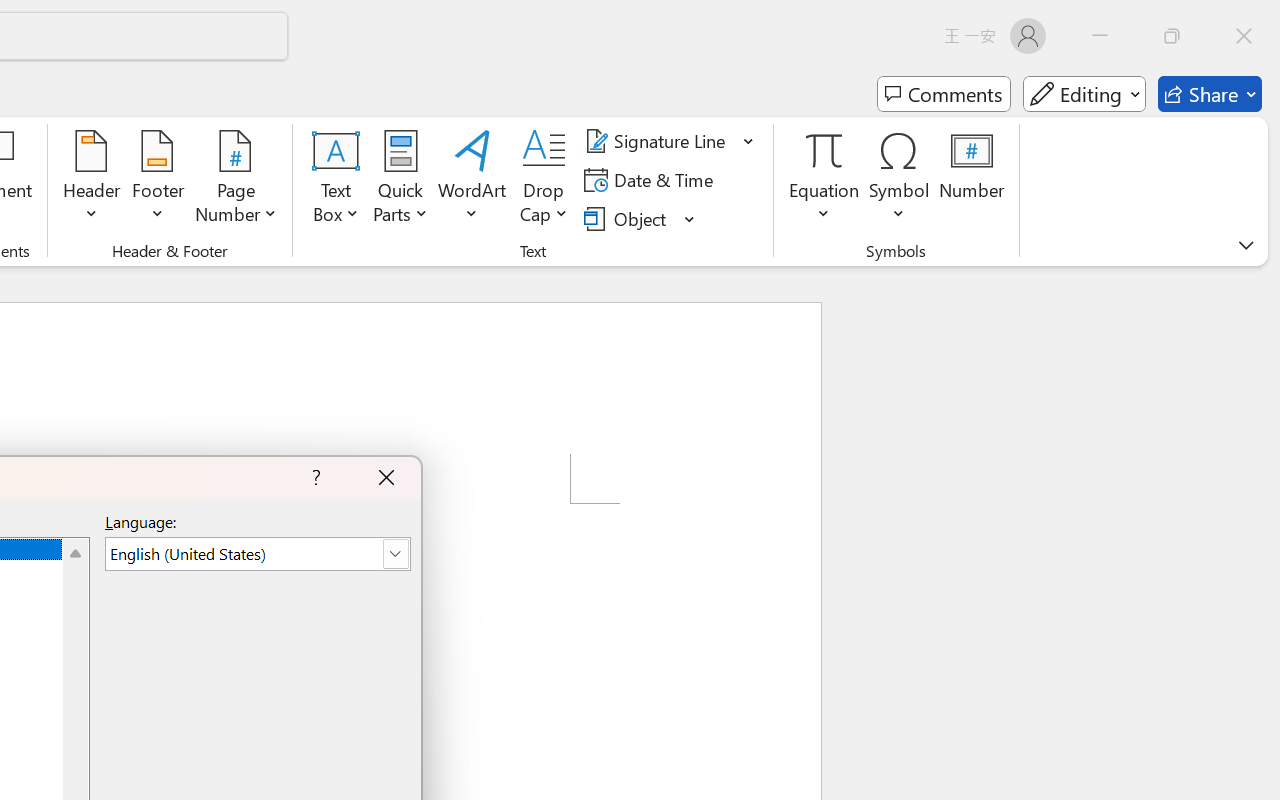  What do you see at coordinates (1172, 35) in the screenshot?
I see `'Restore Down'` at bounding box center [1172, 35].